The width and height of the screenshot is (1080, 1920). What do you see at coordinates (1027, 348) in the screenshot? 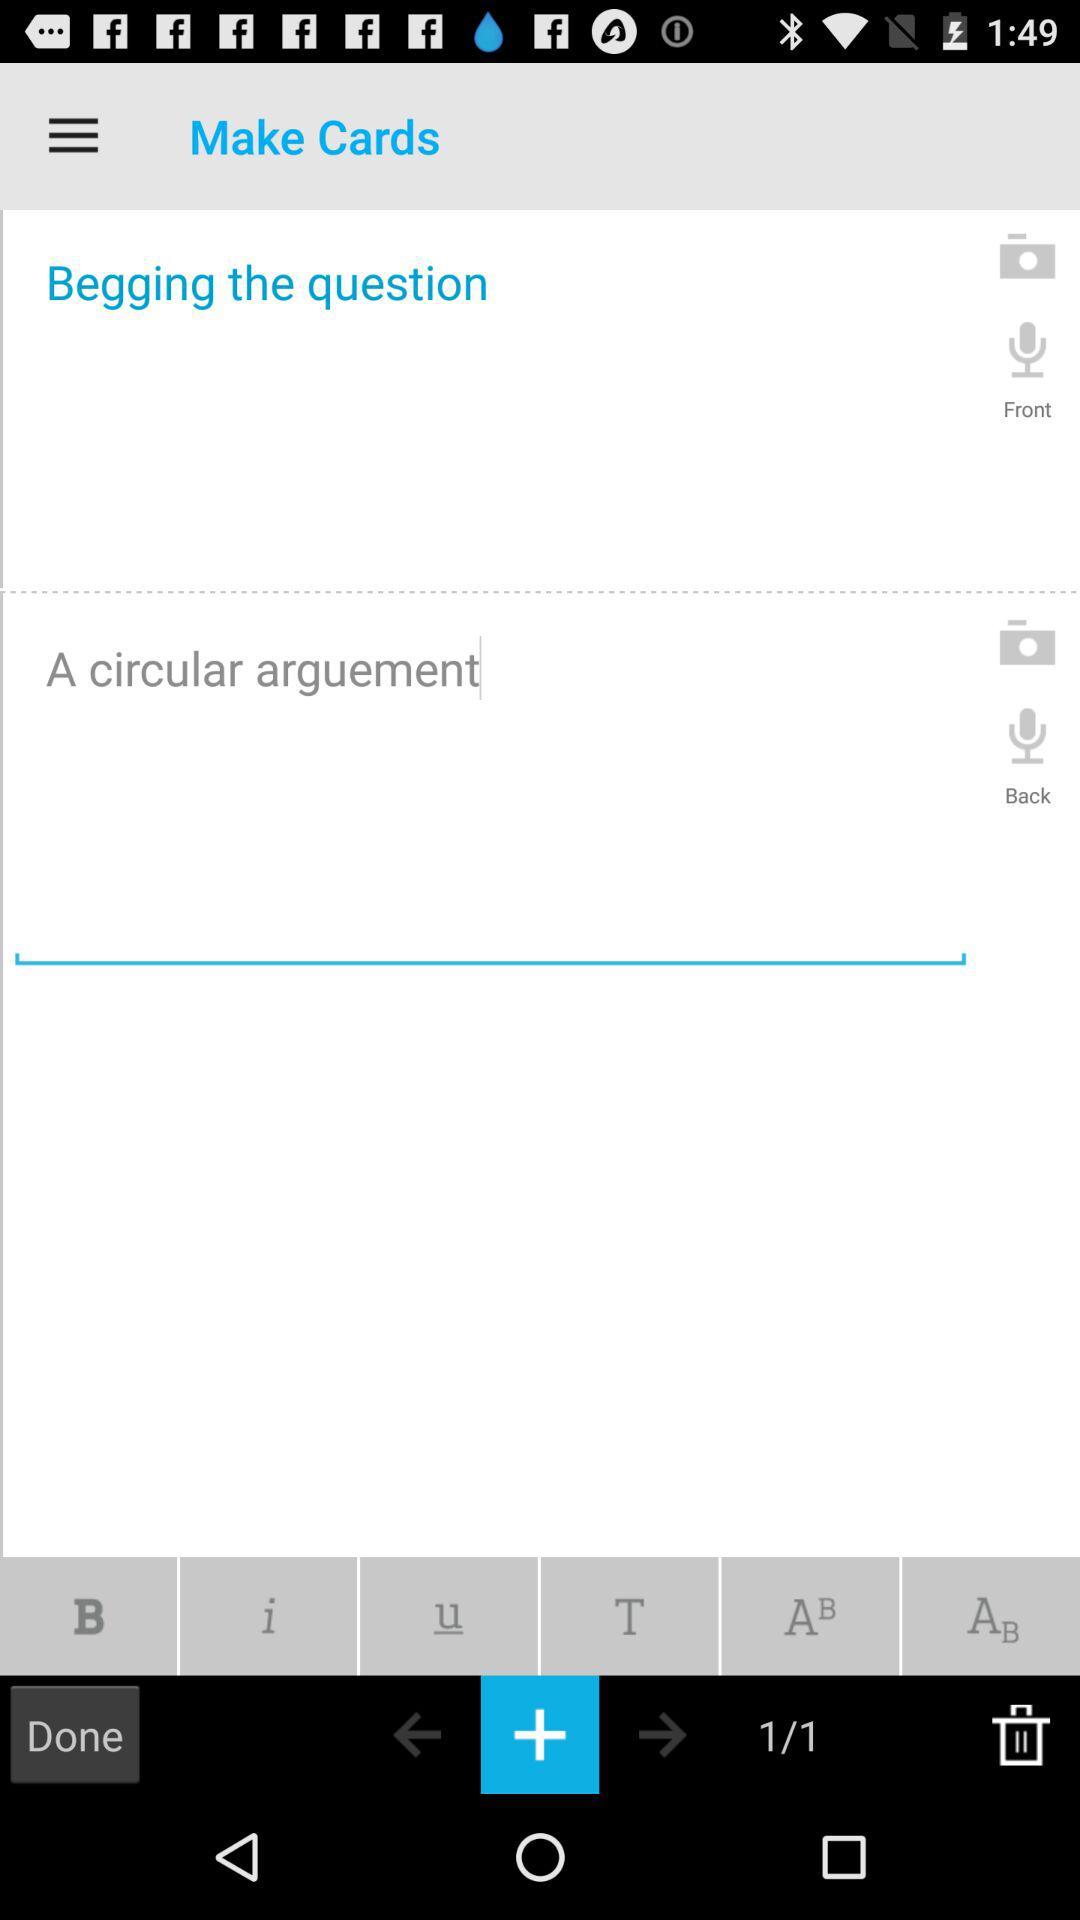
I see `listen to text` at bounding box center [1027, 348].